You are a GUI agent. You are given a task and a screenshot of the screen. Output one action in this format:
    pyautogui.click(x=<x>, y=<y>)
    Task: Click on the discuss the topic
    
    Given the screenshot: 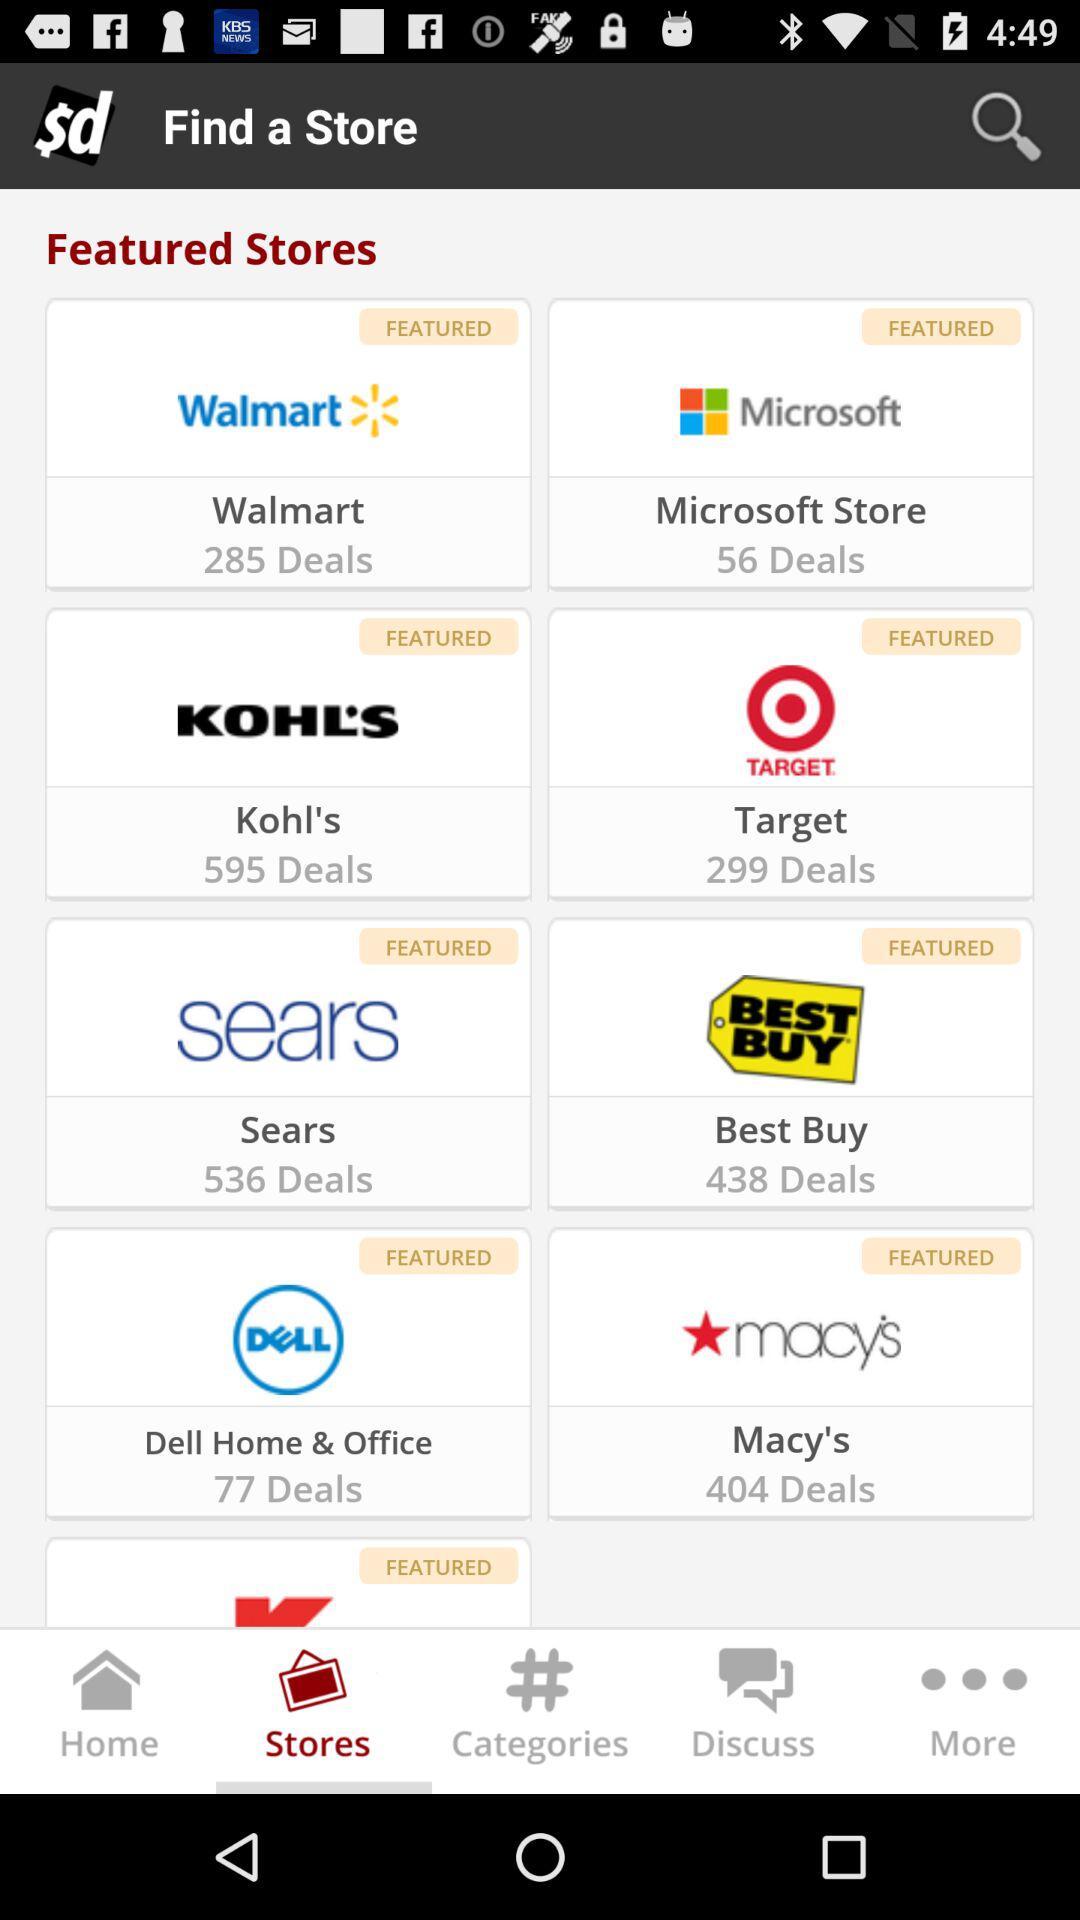 What is the action you would take?
    pyautogui.click(x=756, y=1715)
    